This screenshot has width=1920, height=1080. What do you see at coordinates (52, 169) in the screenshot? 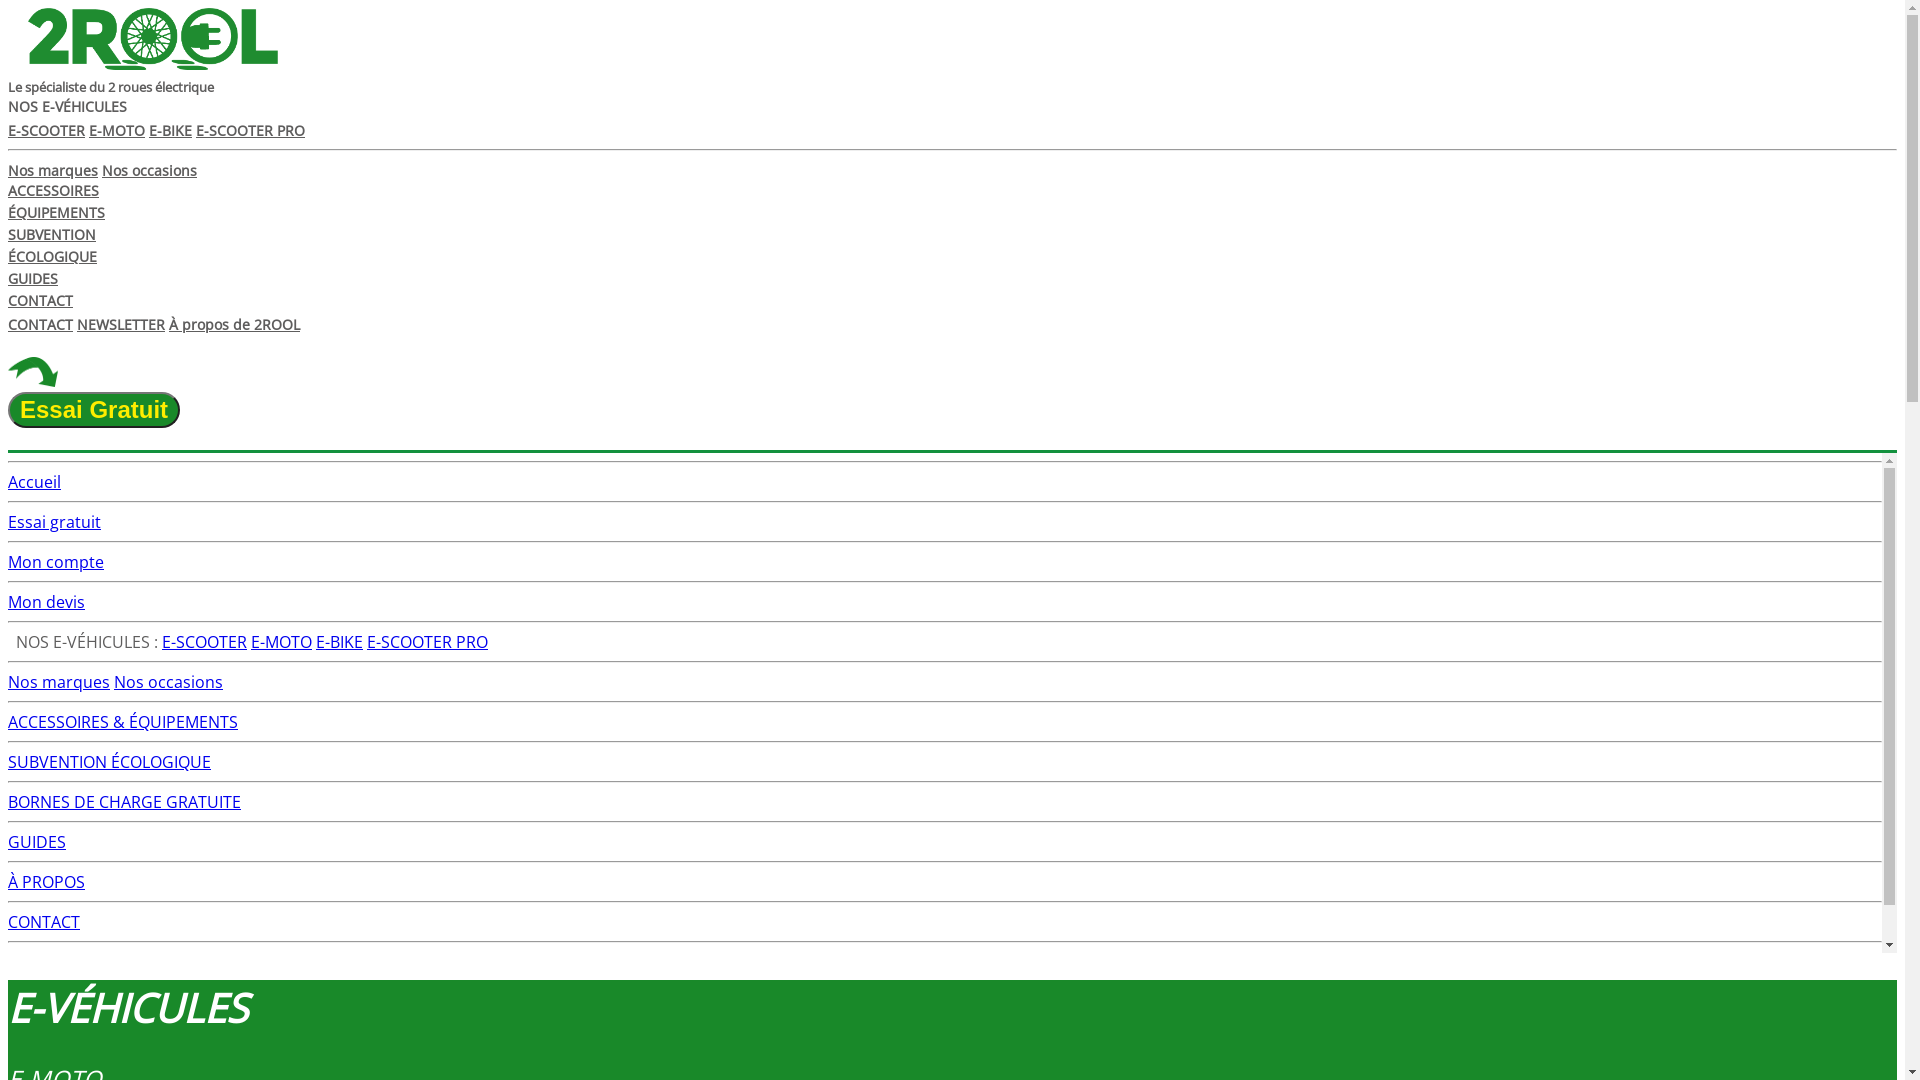
I see `'Nos marques'` at bounding box center [52, 169].